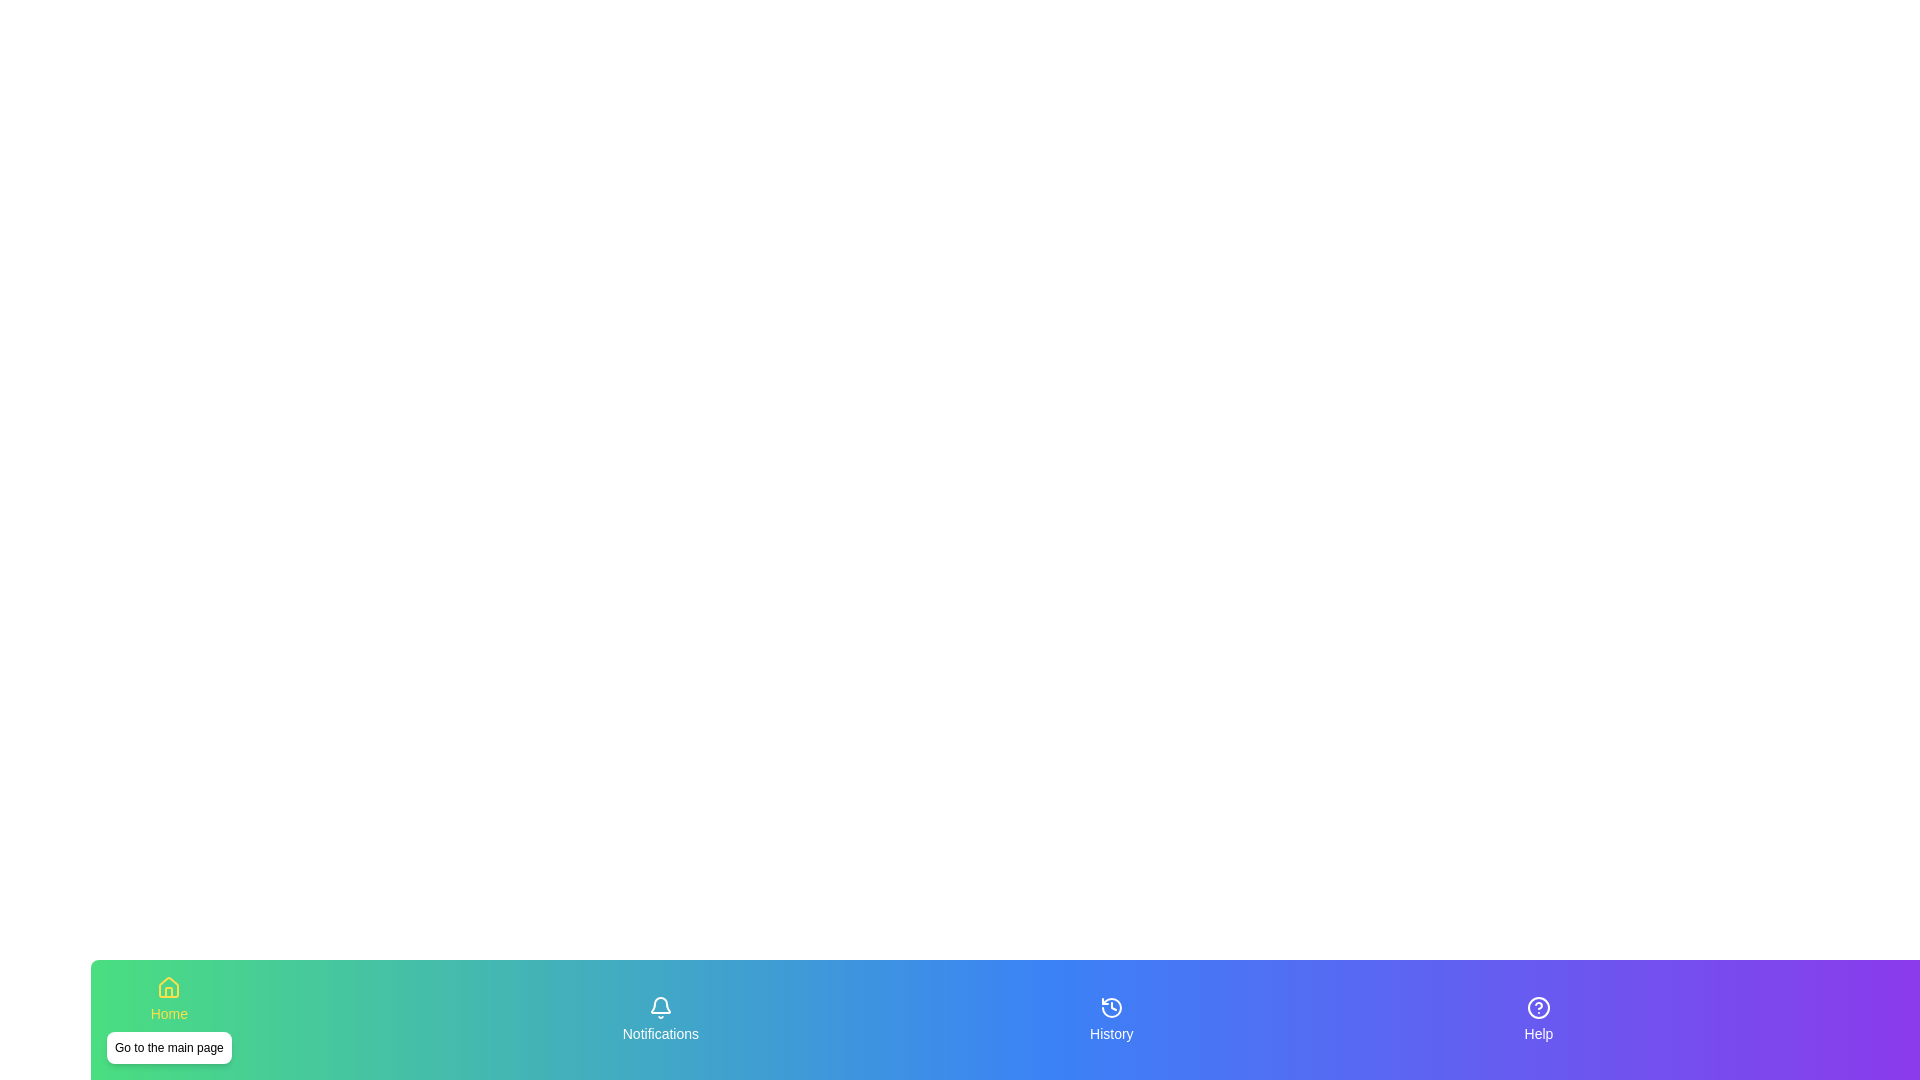 This screenshot has height=1080, width=1920. What do you see at coordinates (1538, 1019) in the screenshot?
I see `the tab corresponding to Help to navigate to its section` at bounding box center [1538, 1019].